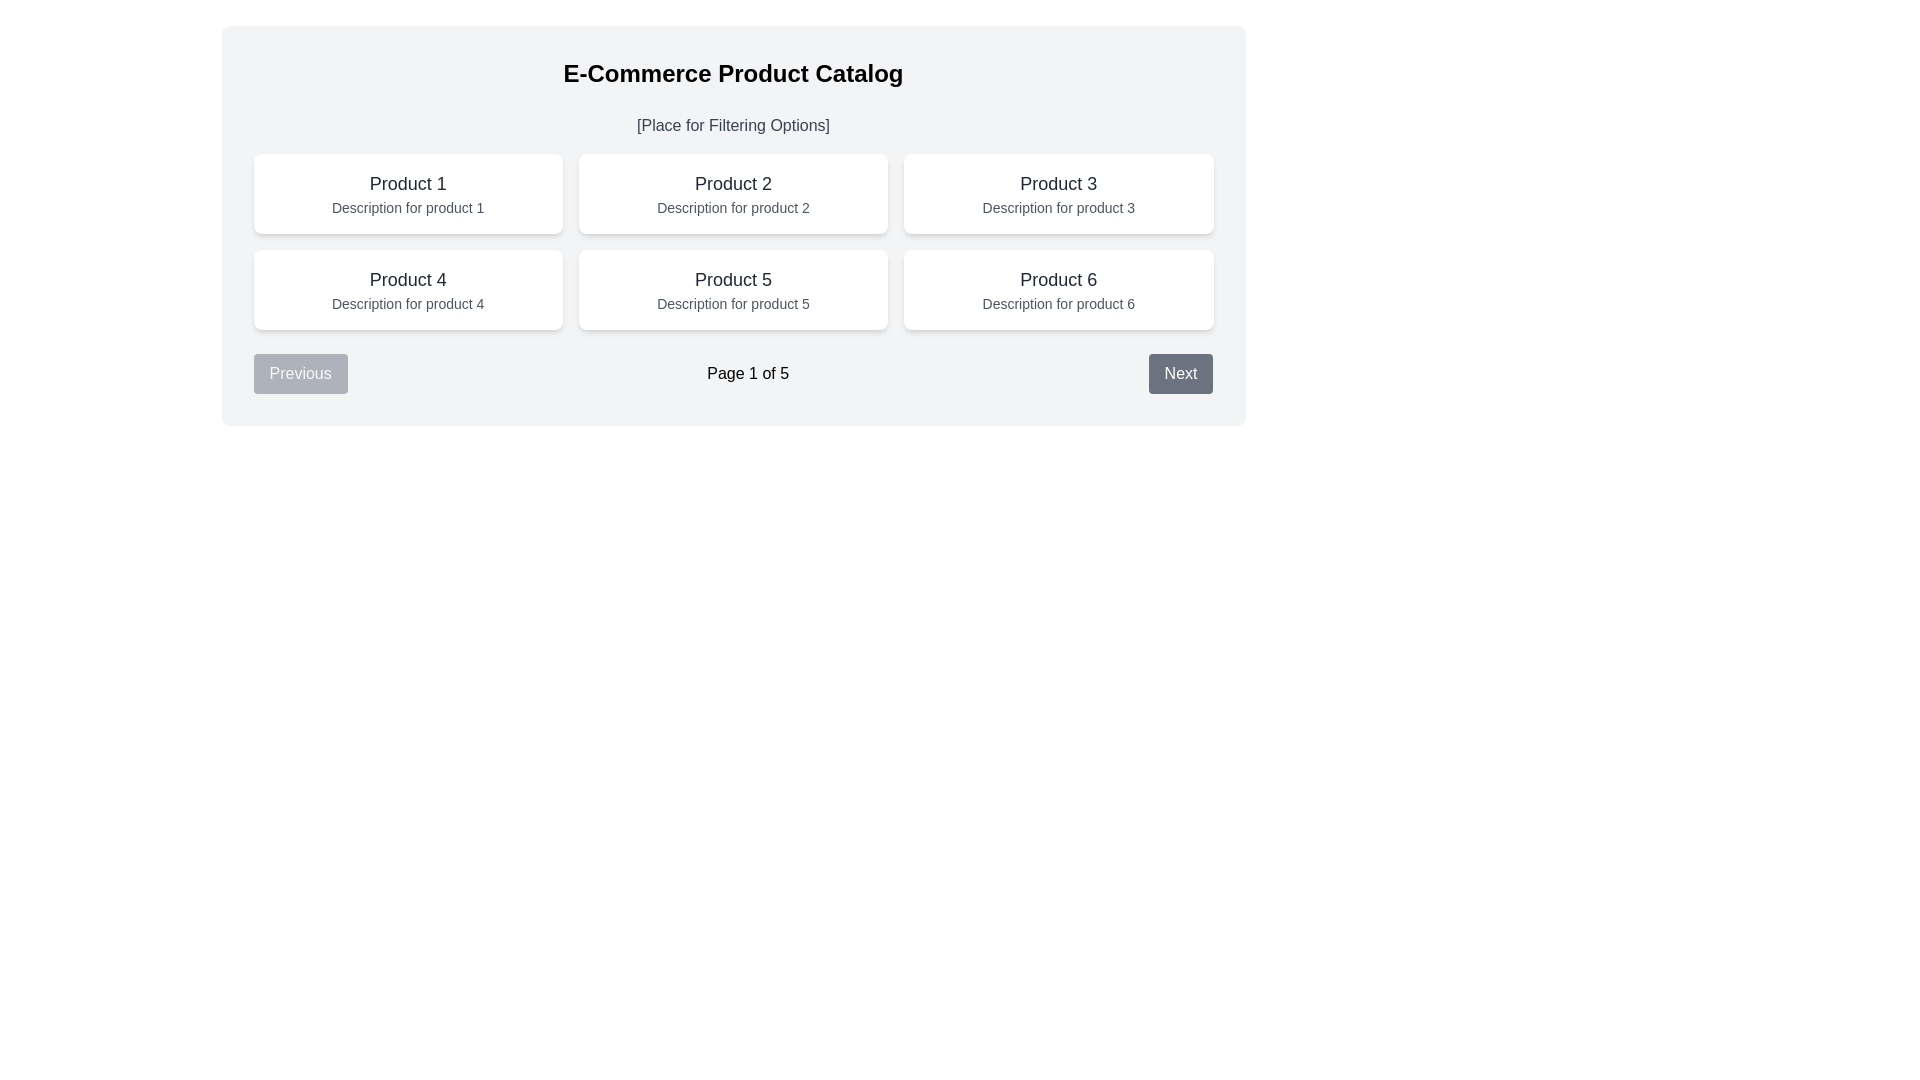 Image resolution: width=1920 pixels, height=1080 pixels. I want to click on the text label displaying 'Product 5' in medium-sized gray text, located at the top-center of the fifth card in the grid layout, so click(732, 280).